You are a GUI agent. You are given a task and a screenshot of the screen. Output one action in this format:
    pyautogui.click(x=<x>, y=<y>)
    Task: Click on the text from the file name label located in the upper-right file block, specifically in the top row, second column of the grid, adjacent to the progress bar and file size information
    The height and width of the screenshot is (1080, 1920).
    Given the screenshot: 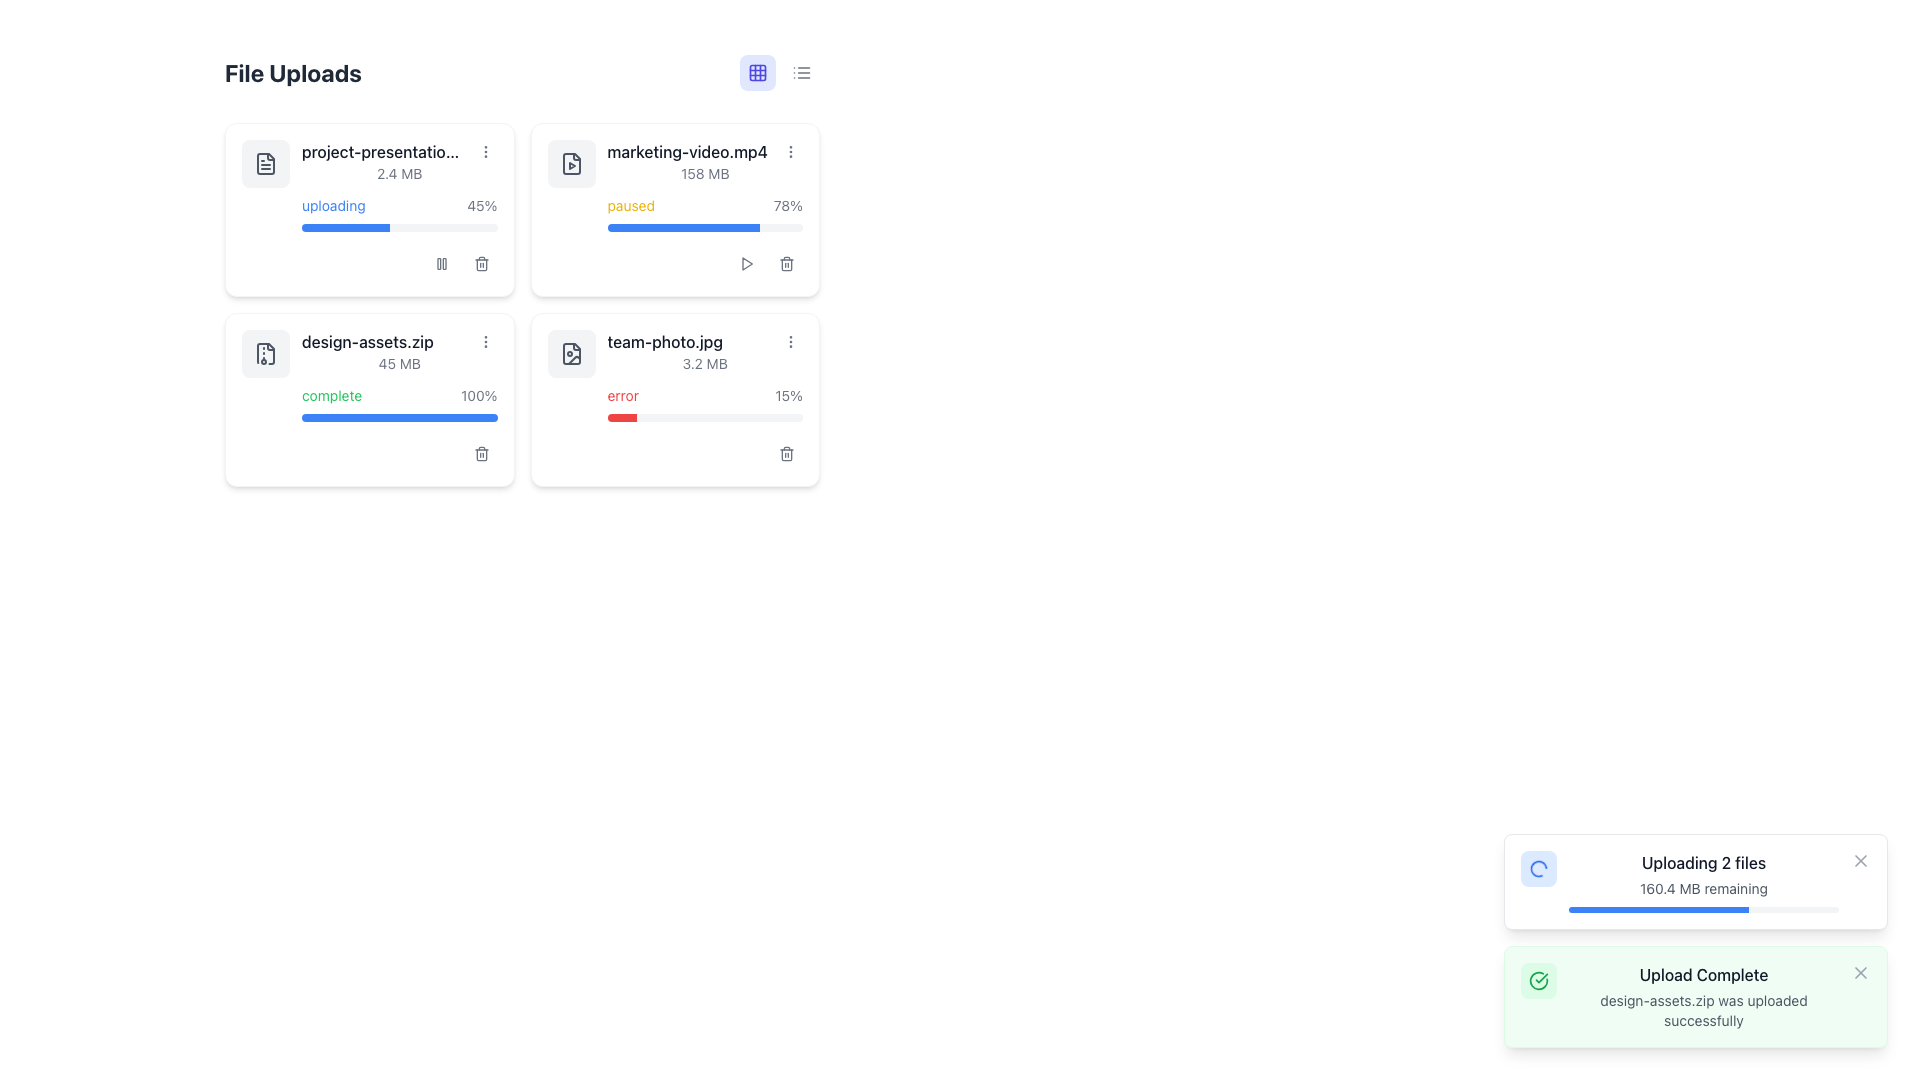 What is the action you would take?
    pyautogui.click(x=687, y=150)
    